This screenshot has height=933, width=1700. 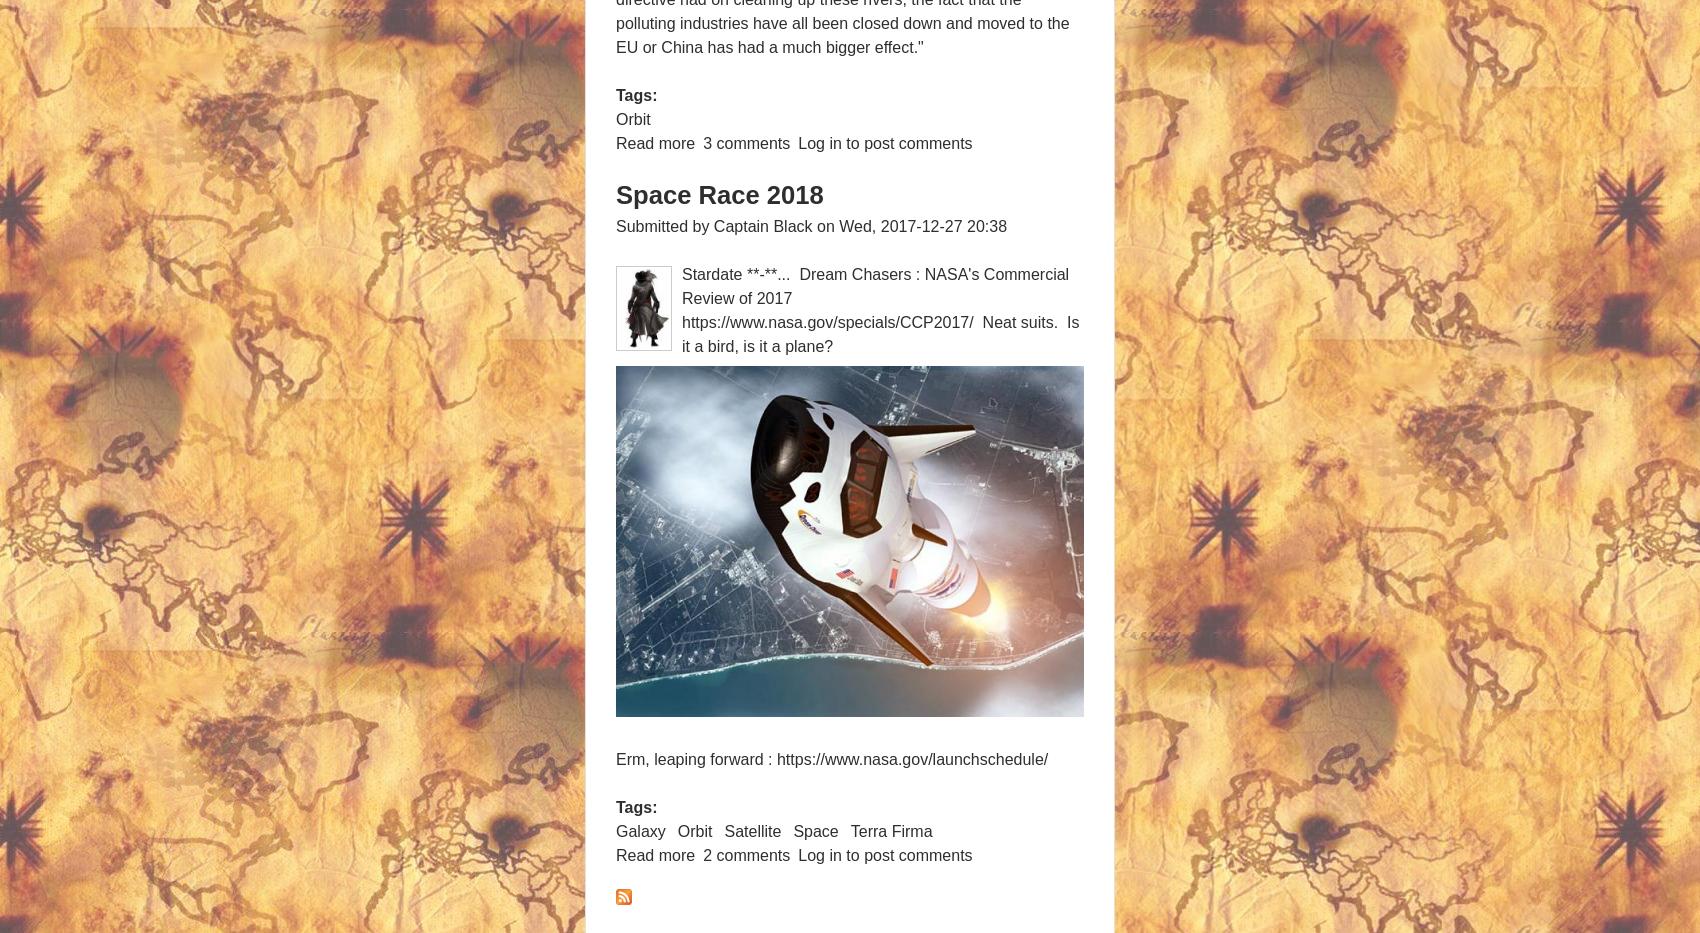 What do you see at coordinates (890, 829) in the screenshot?
I see `'Terra Firma'` at bounding box center [890, 829].